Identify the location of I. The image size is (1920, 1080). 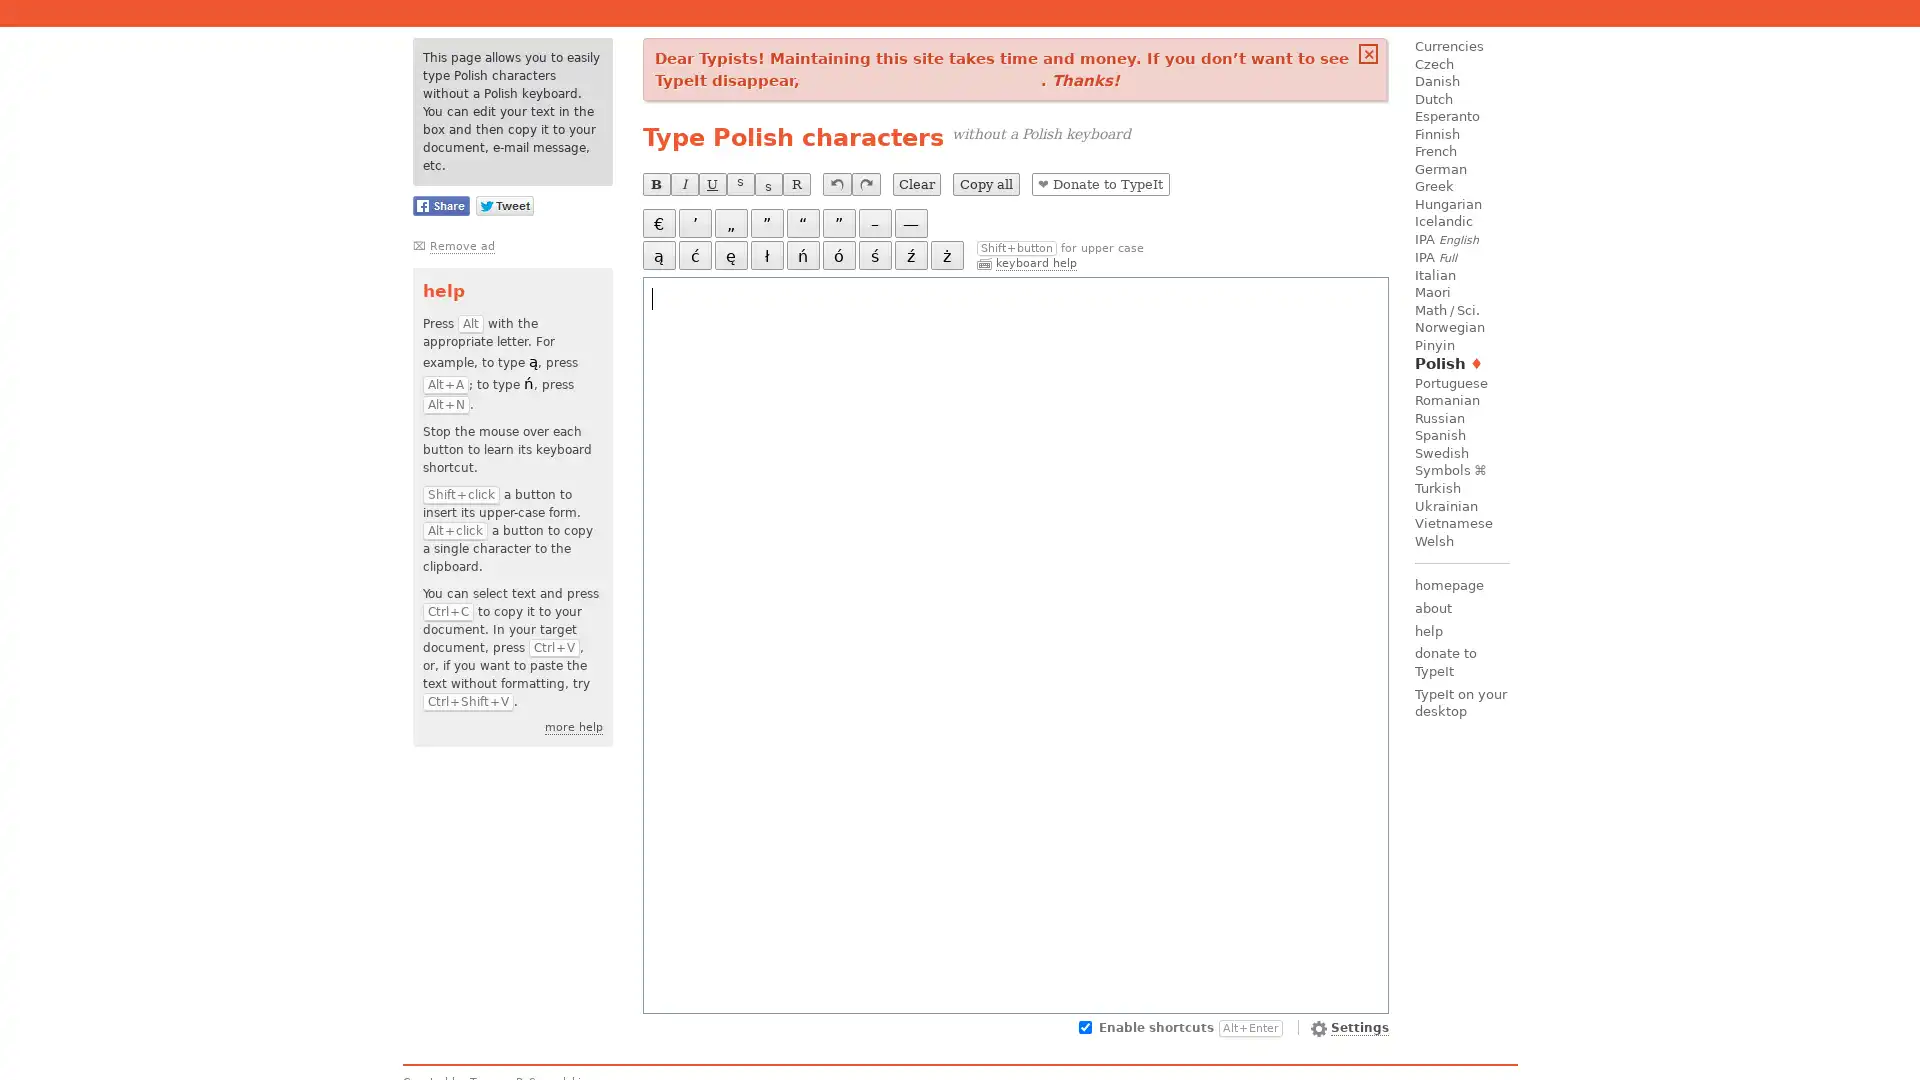
(683, 184).